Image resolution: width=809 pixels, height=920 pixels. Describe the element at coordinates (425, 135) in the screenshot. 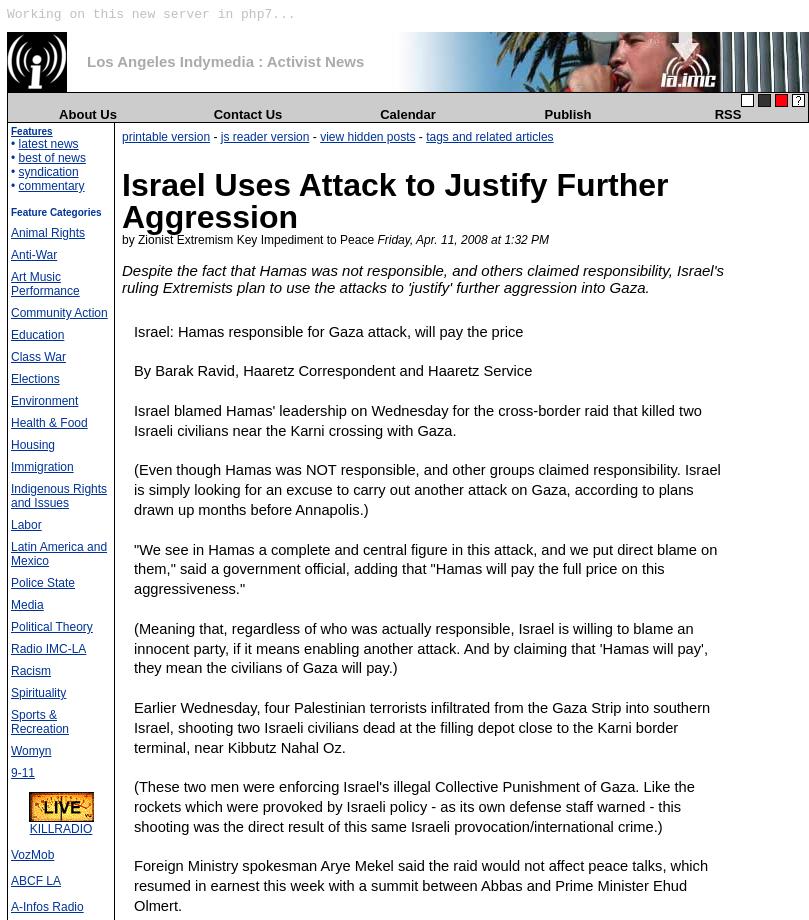

I see `'tags and related articles'` at that location.